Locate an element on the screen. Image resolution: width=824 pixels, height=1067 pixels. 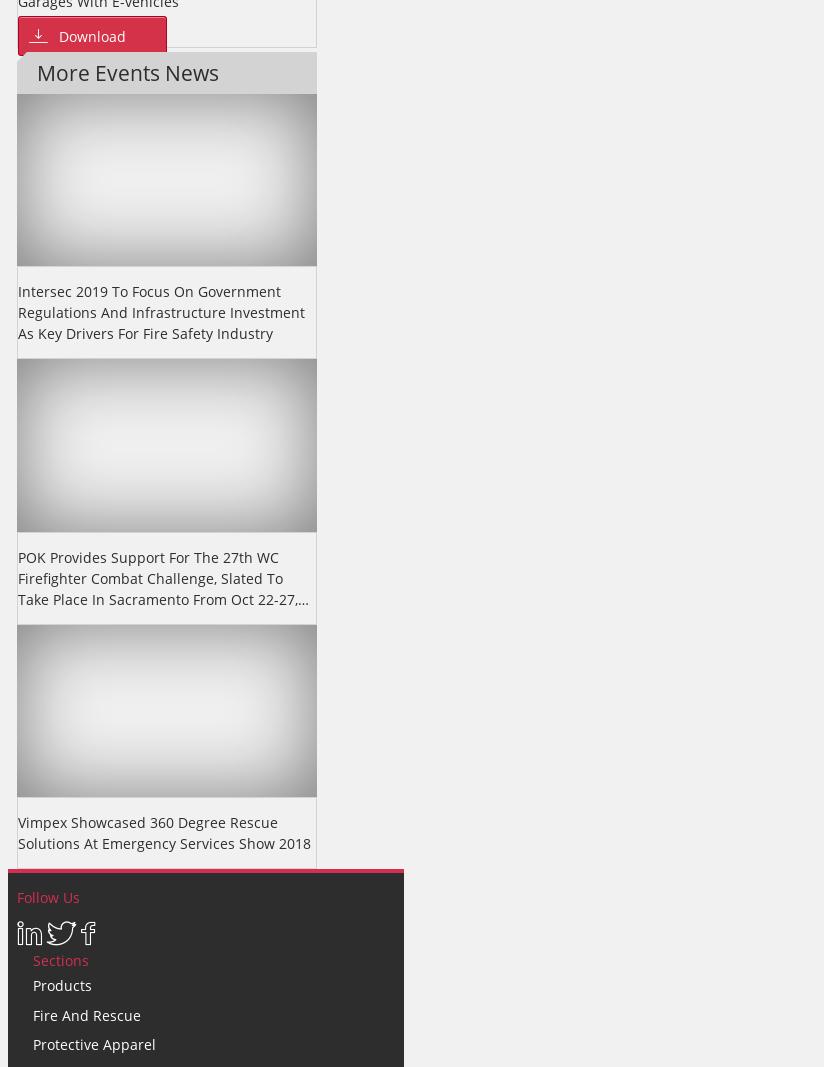
'More events news' is located at coordinates (127, 71).